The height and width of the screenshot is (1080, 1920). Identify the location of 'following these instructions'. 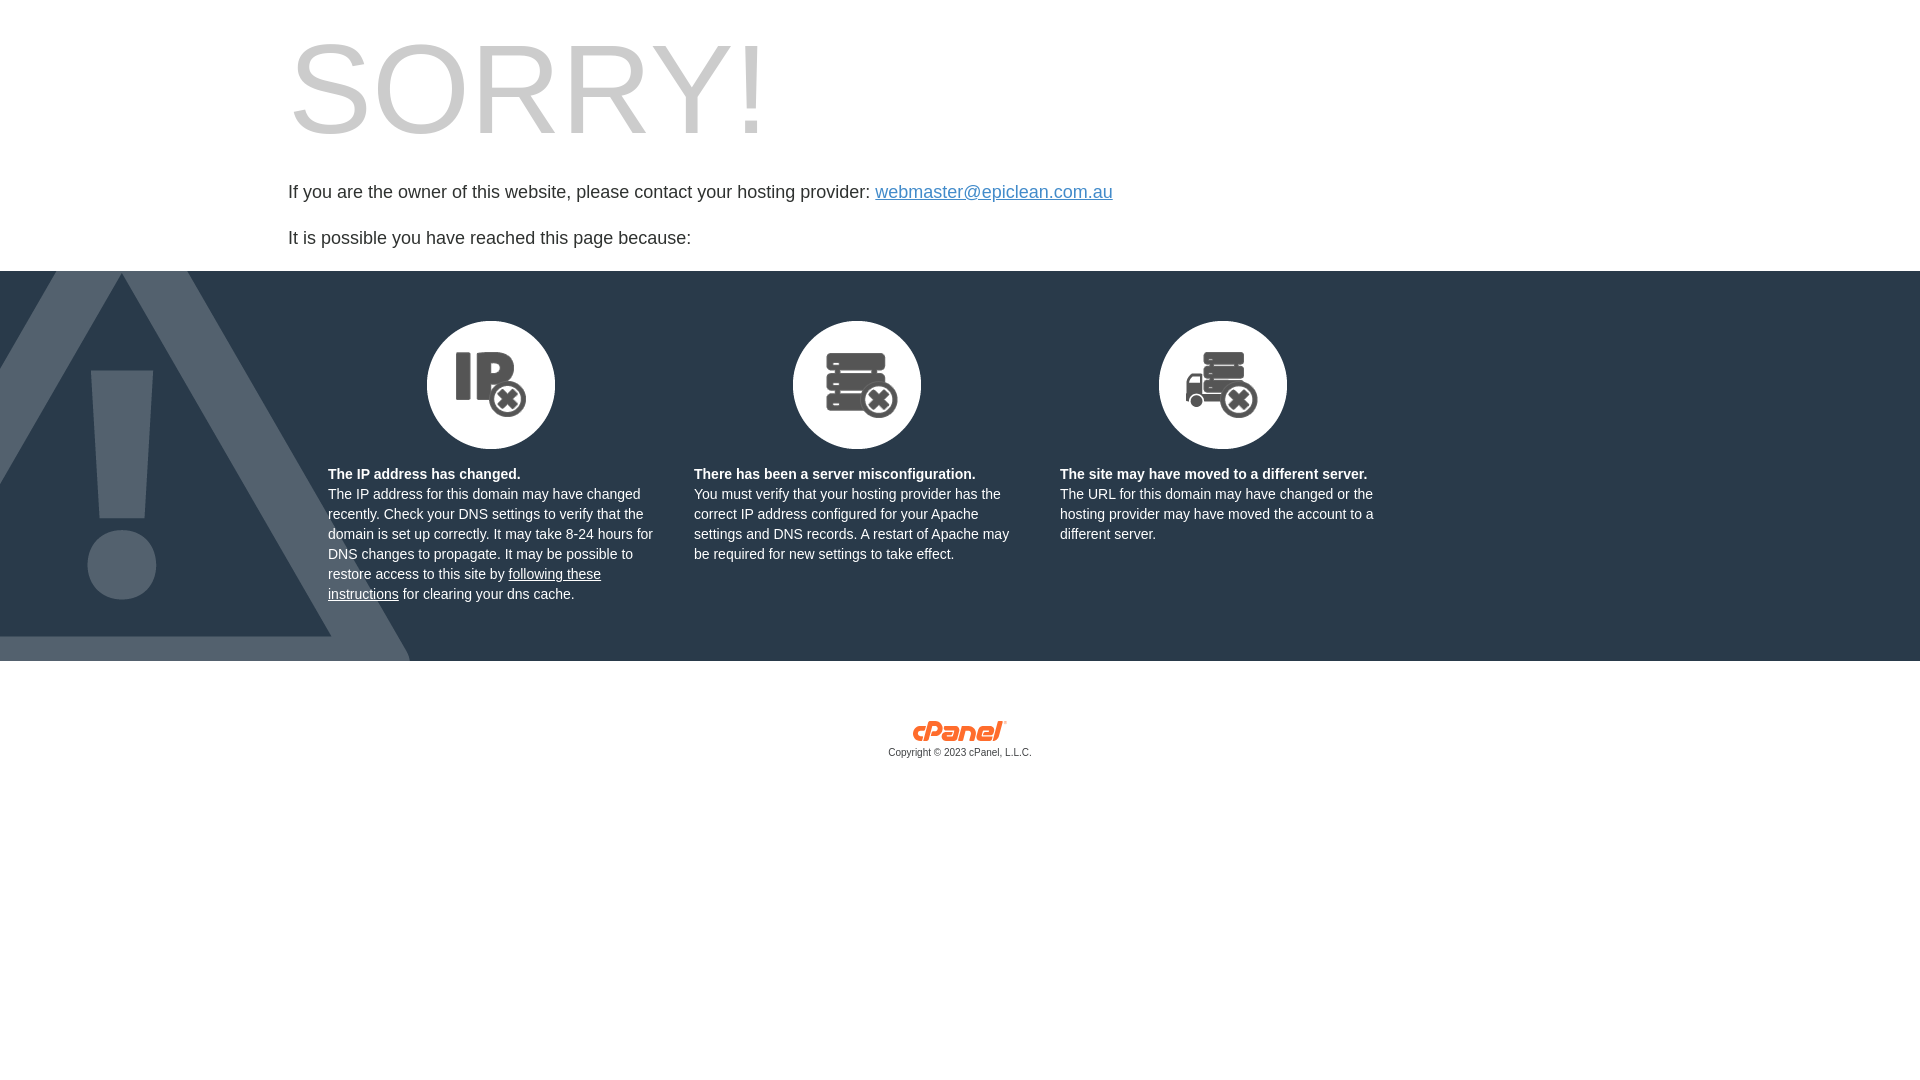
(463, 583).